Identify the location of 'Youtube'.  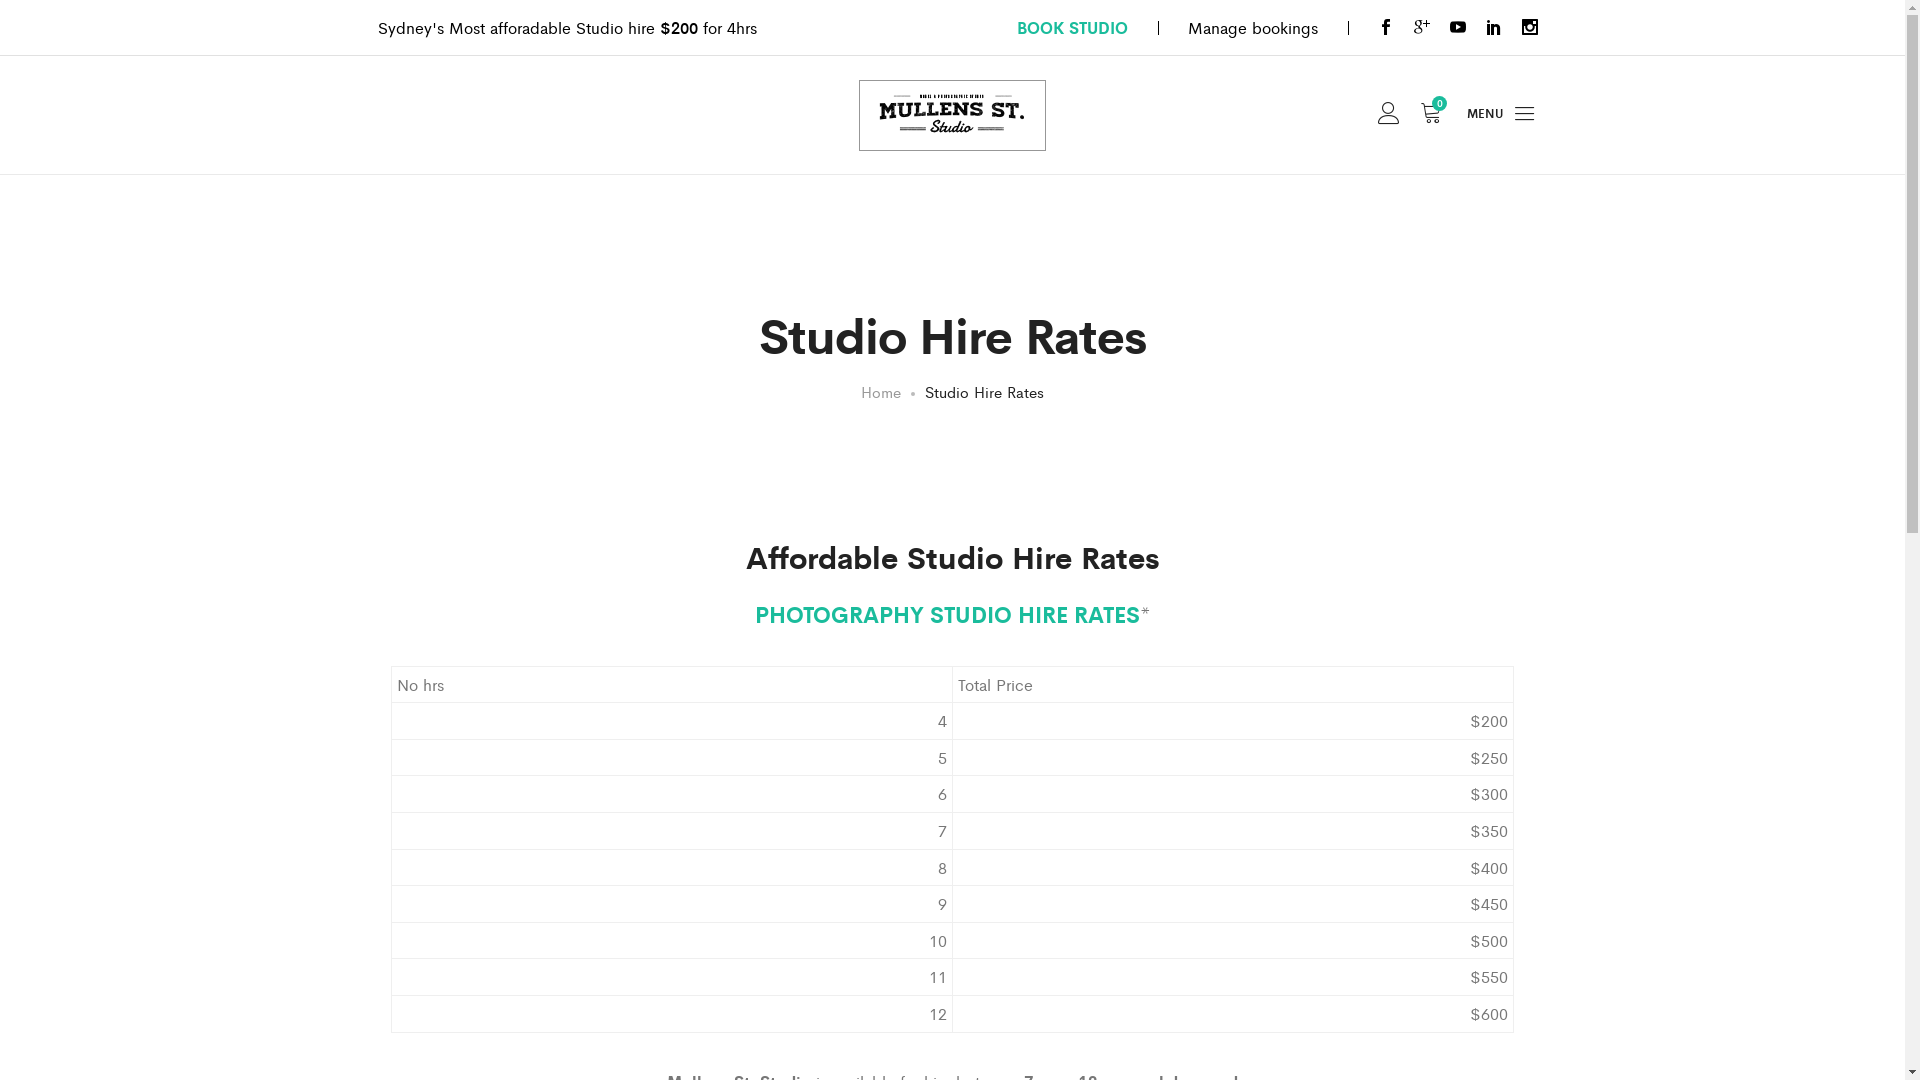
(1449, 27).